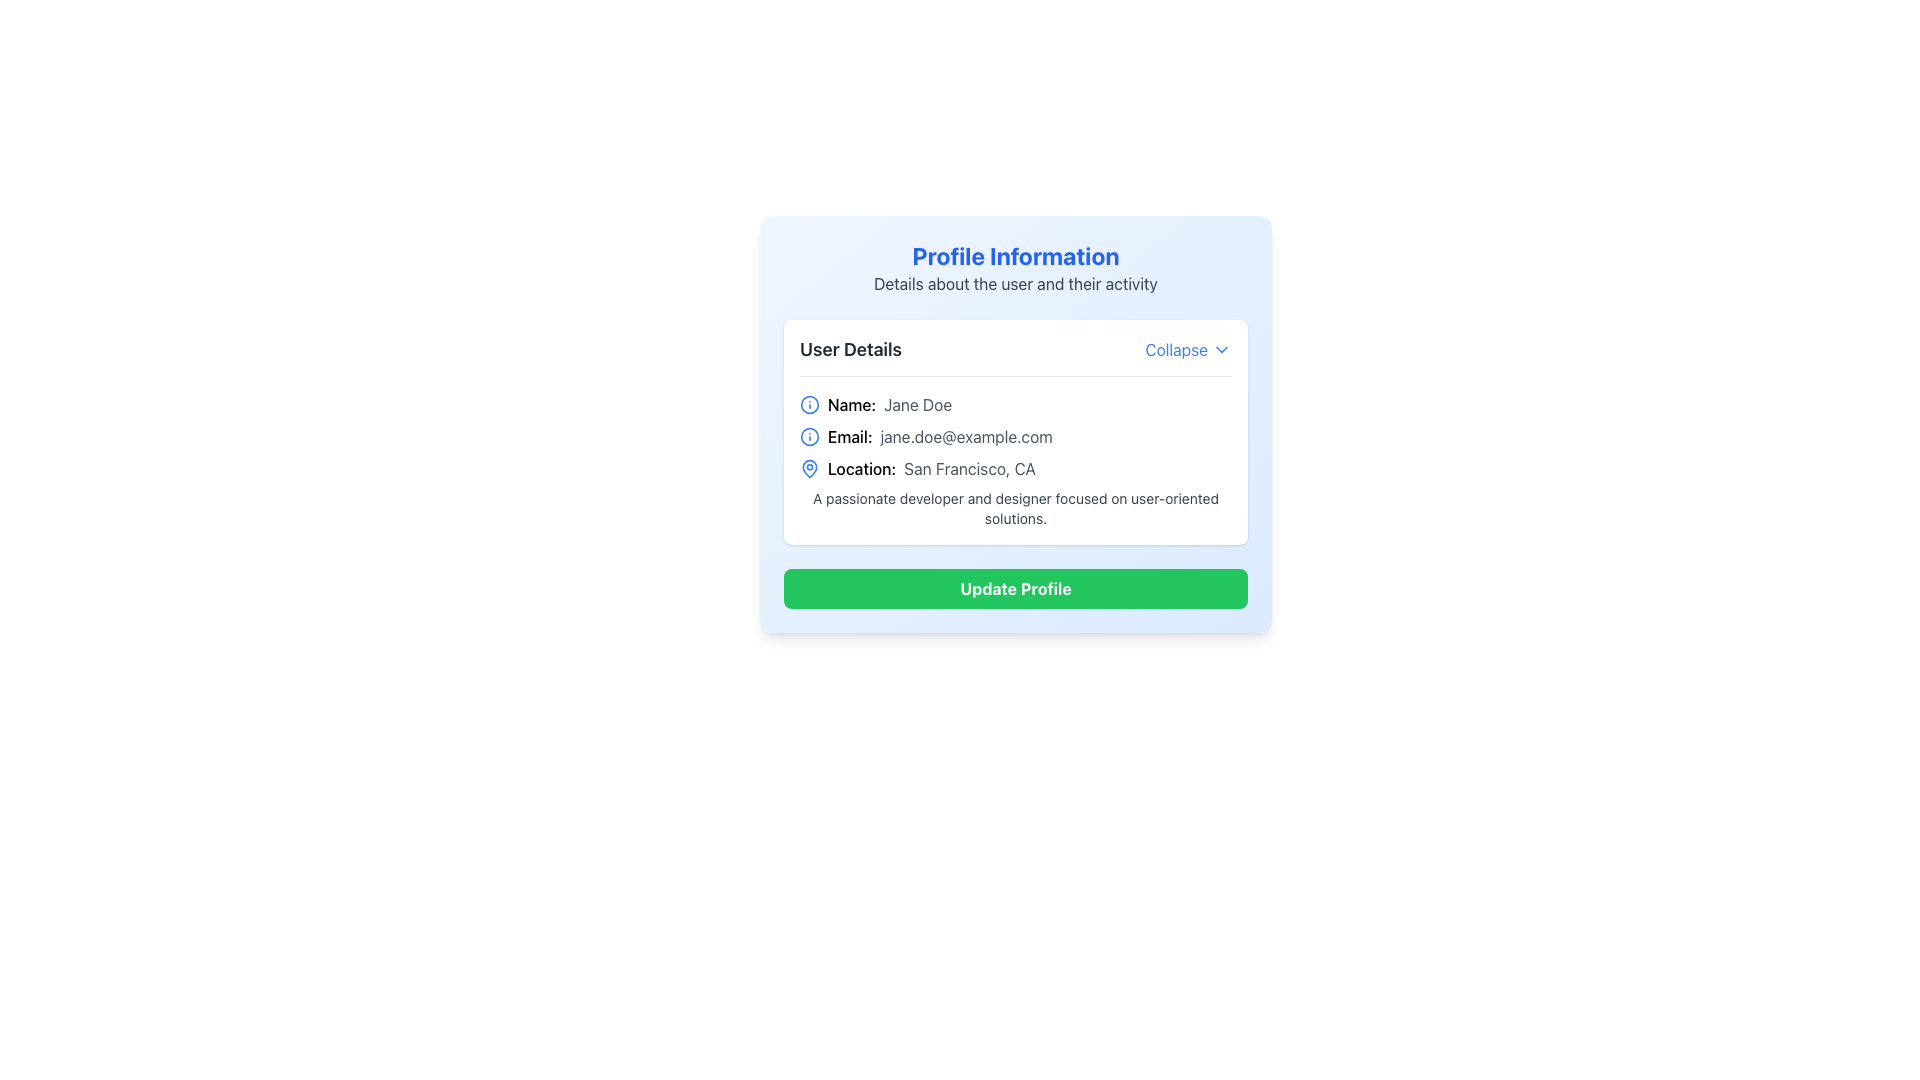 The width and height of the screenshot is (1920, 1080). I want to click on the small, blue pin icon that symbolizes a location marker, positioned at the start of the text 'Location: San Francisco, CA' in the 'User Details' section of the profile card, so click(810, 469).